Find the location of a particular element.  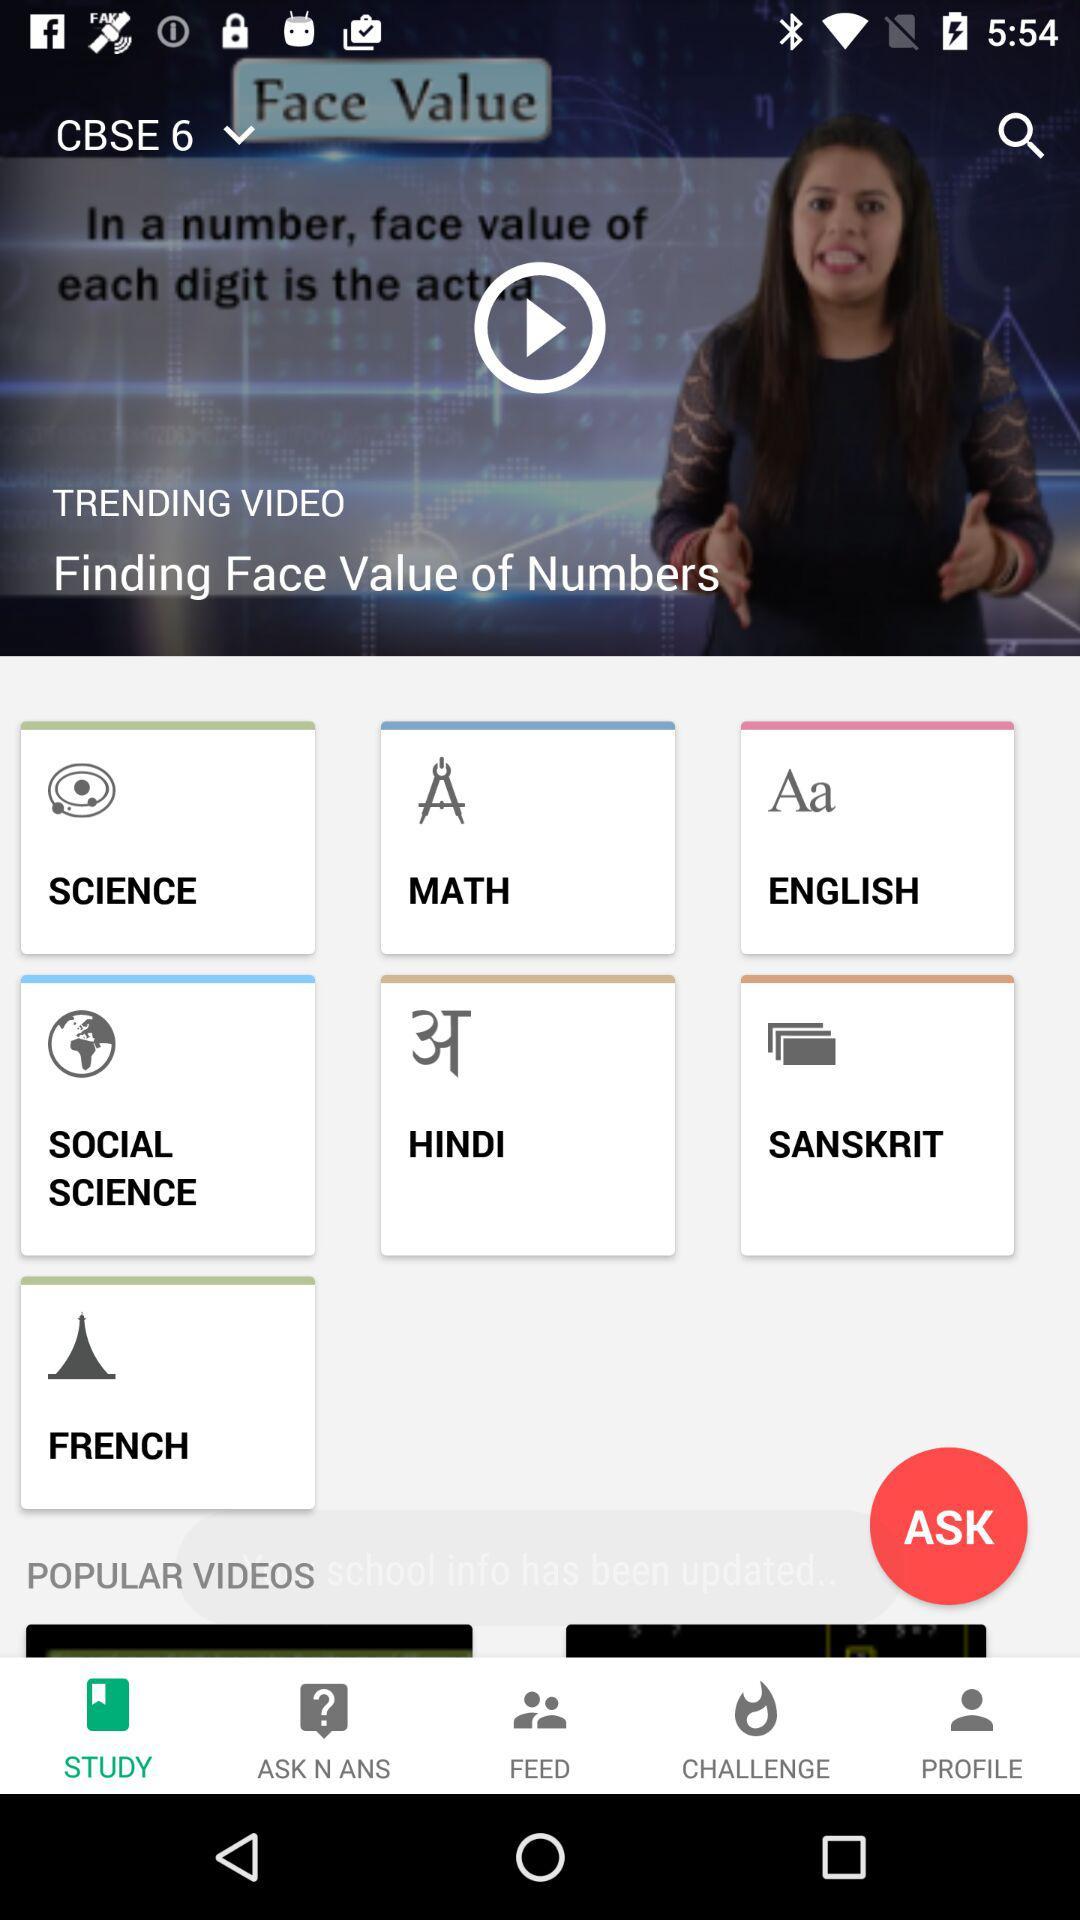

the play icon is located at coordinates (540, 327).